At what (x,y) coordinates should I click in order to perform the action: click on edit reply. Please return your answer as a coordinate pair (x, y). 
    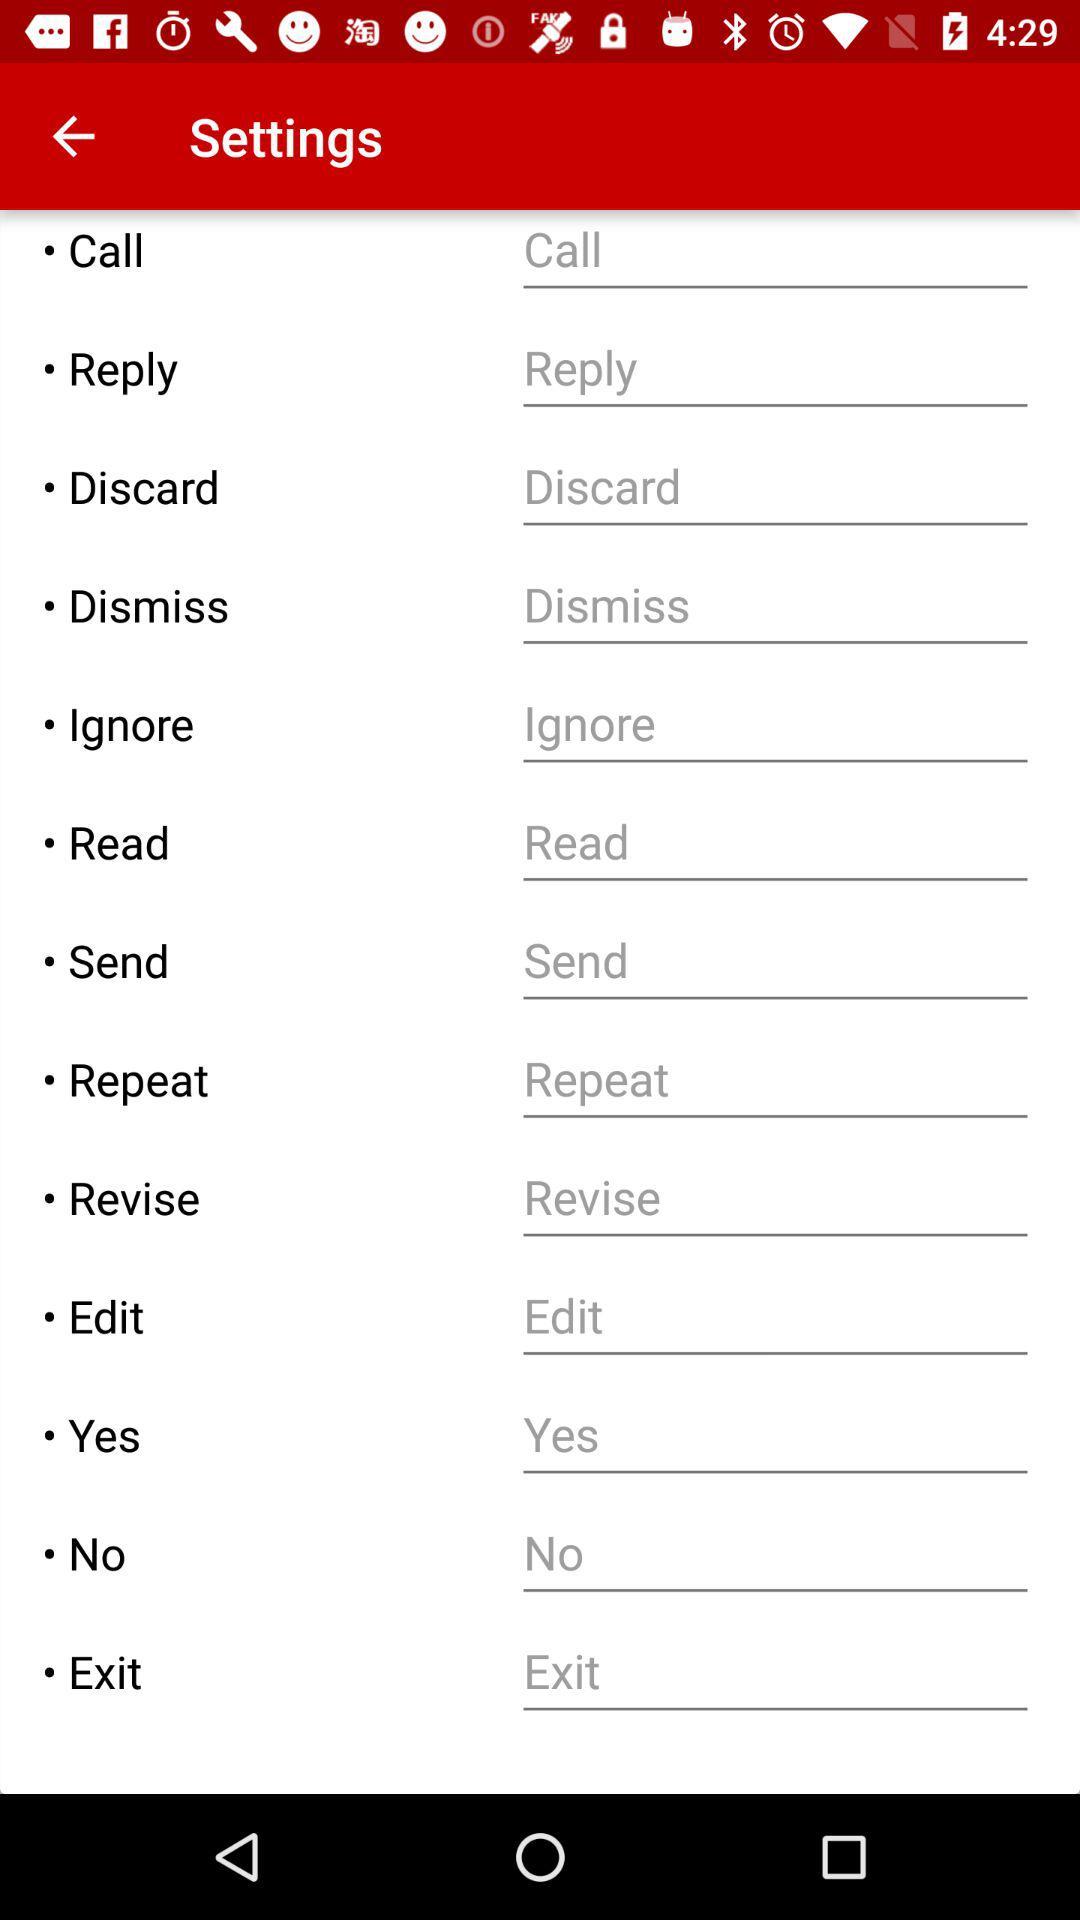
    Looking at the image, I should click on (774, 368).